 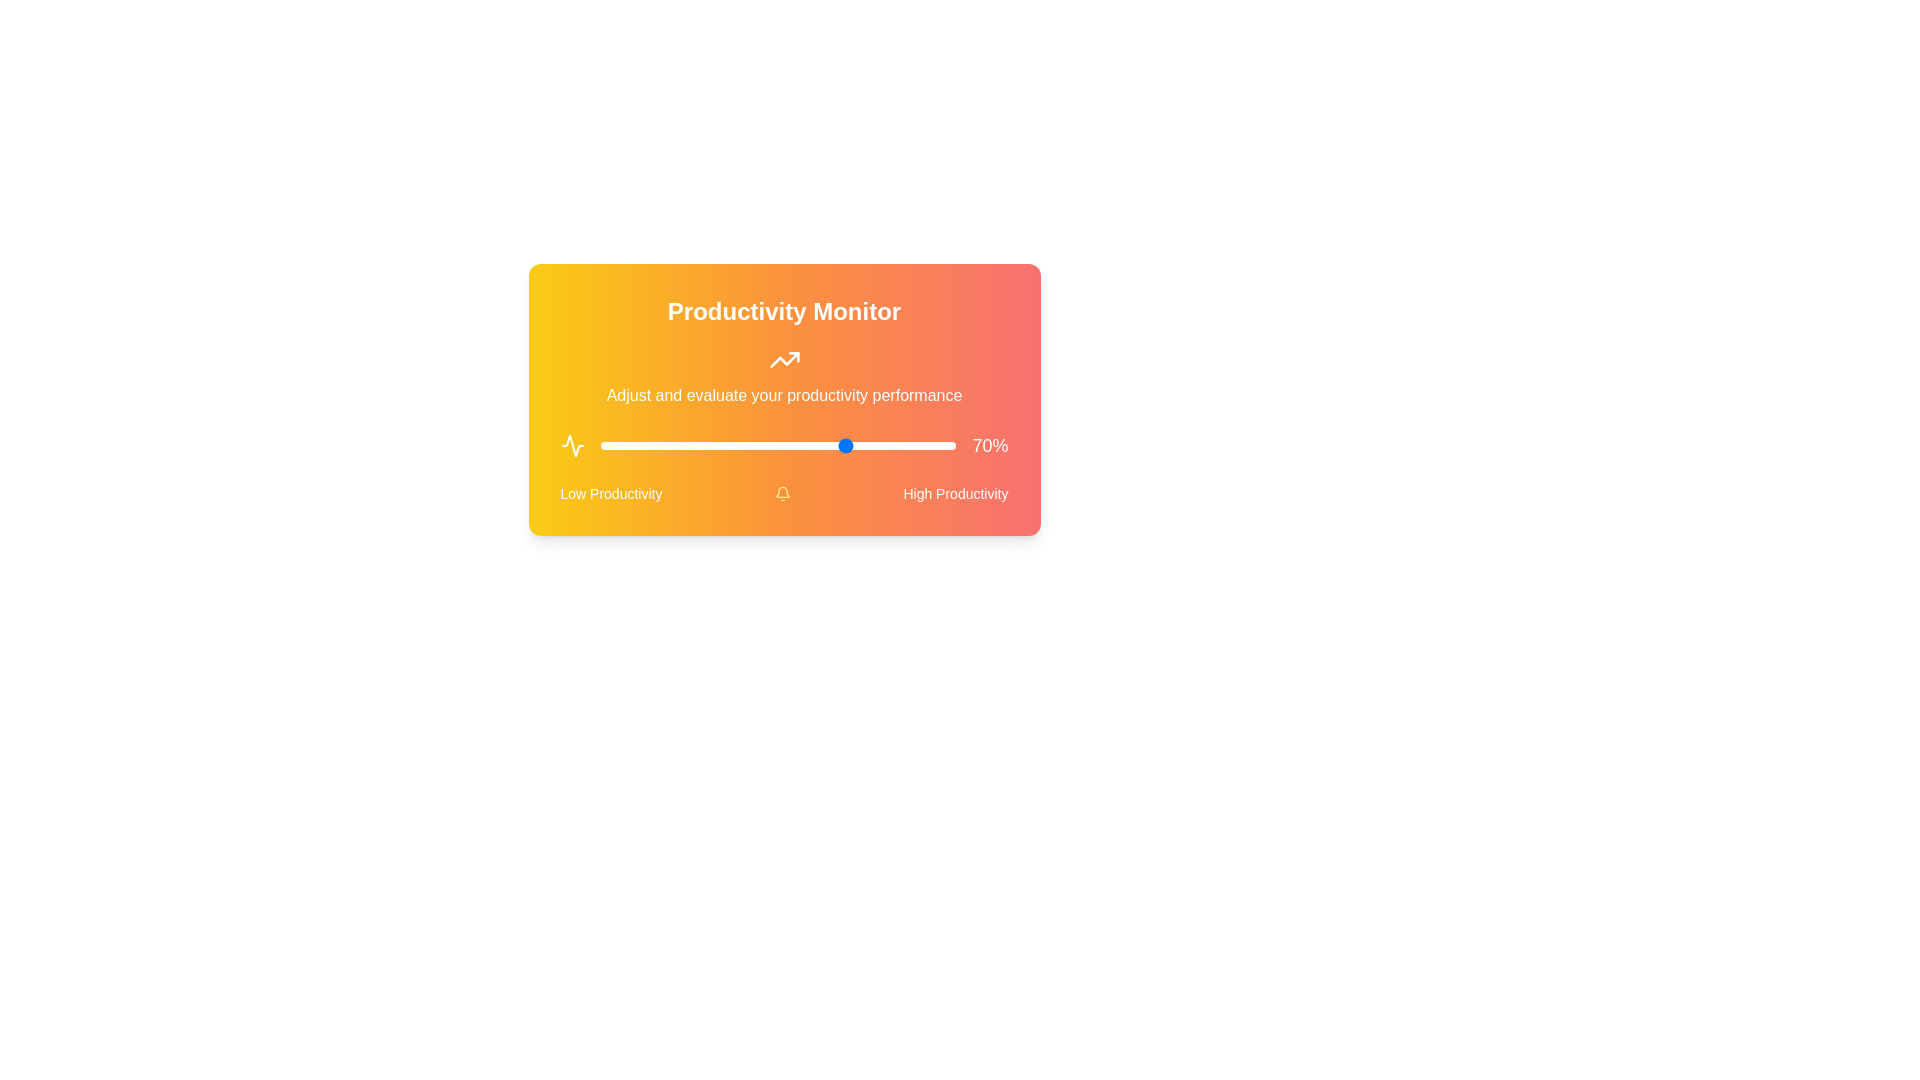 What do you see at coordinates (745, 445) in the screenshot?
I see `the slider to set the productivity value to 41` at bounding box center [745, 445].